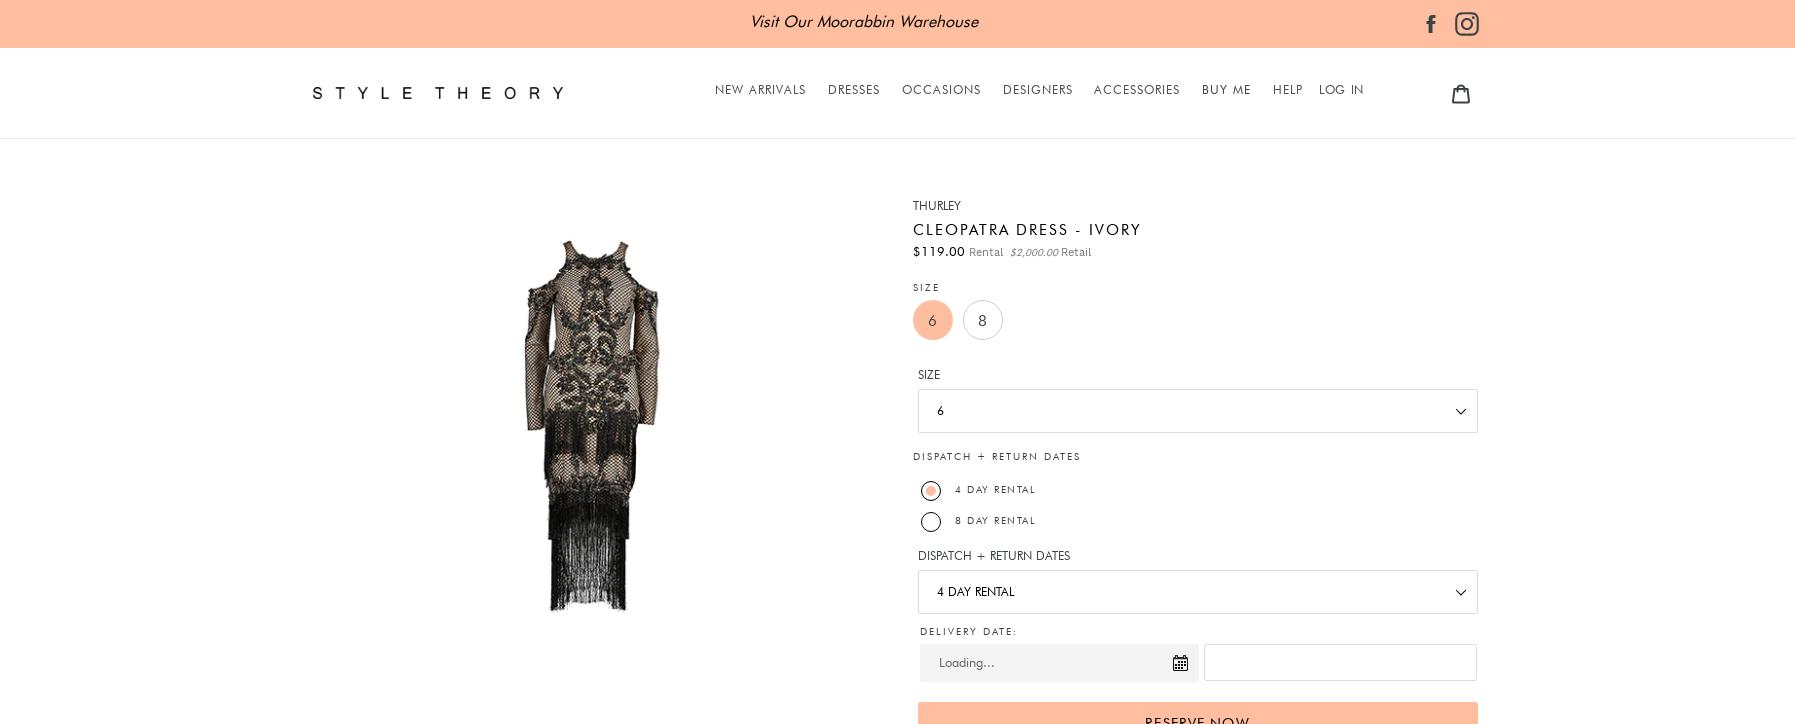  What do you see at coordinates (1312, 204) in the screenshot?
I see `'Try On Service'` at bounding box center [1312, 204].